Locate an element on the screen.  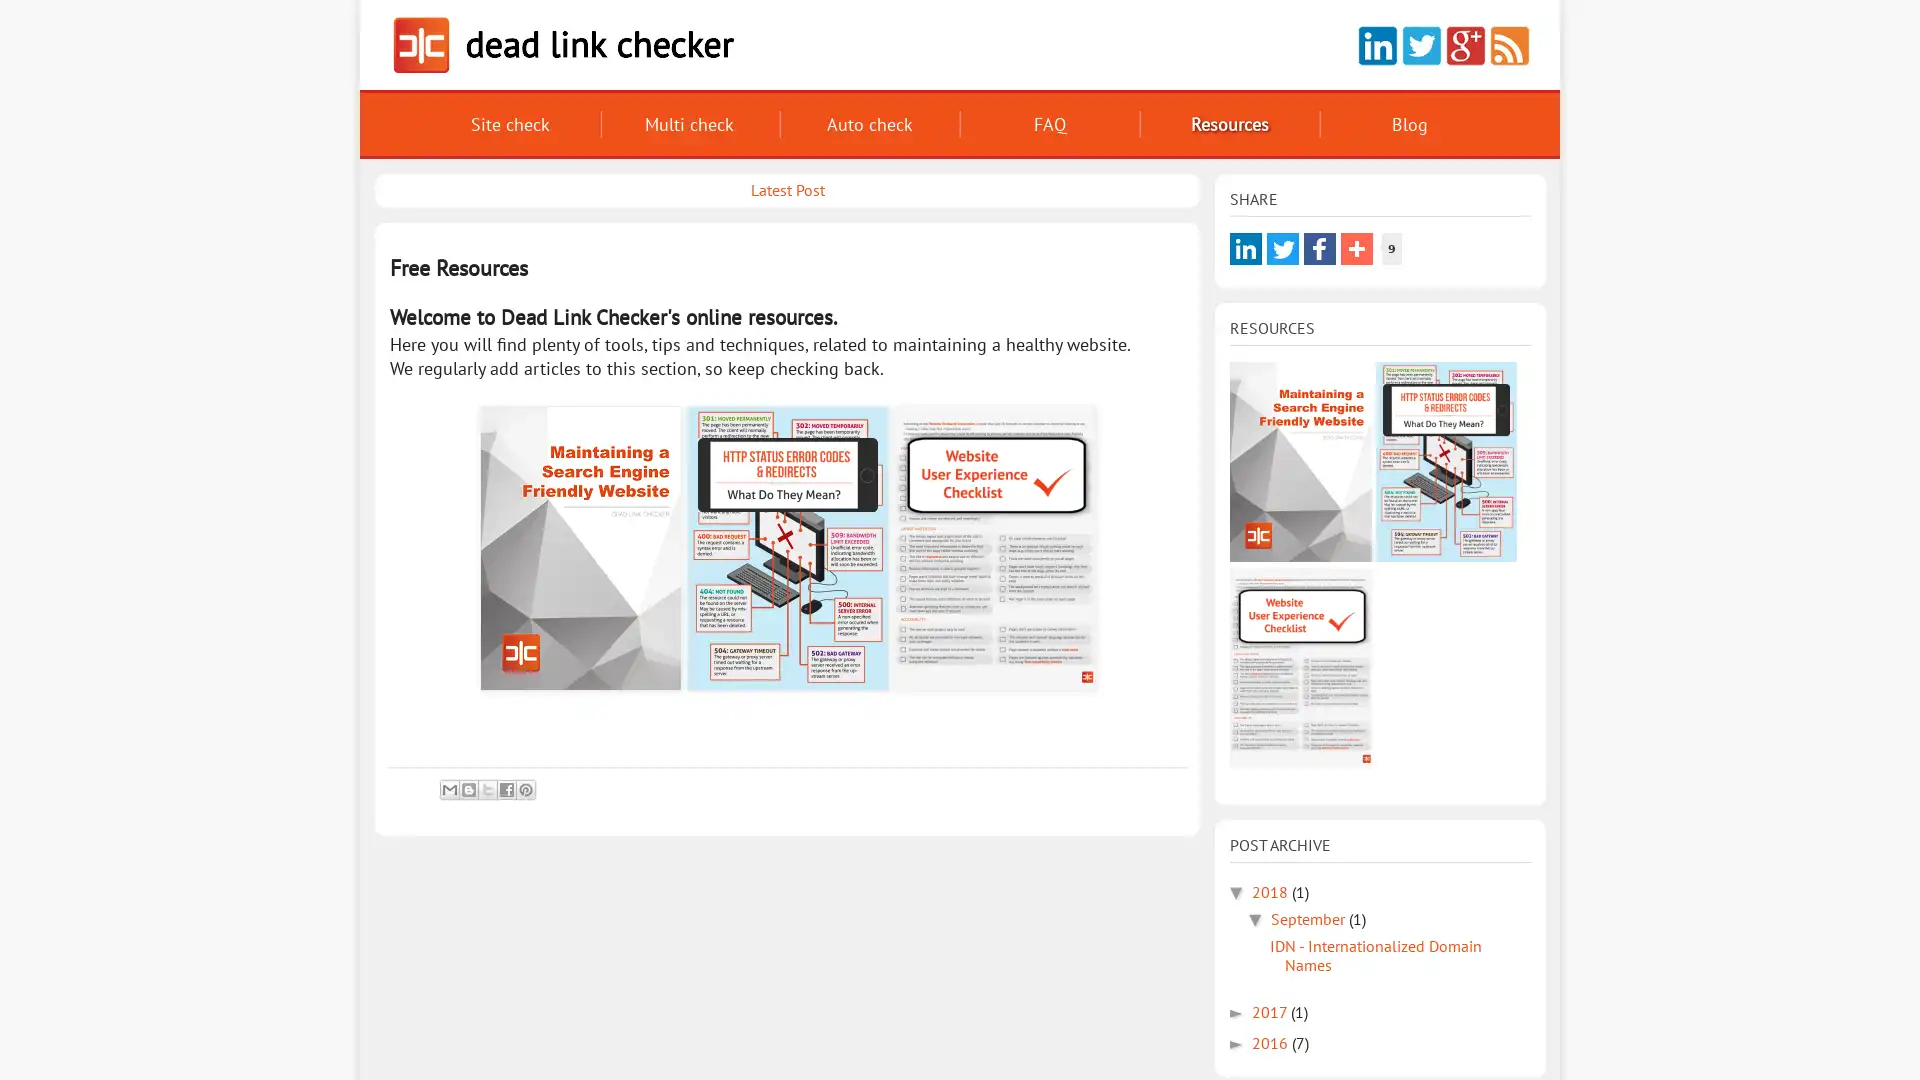
Share to LinkedIn is located at coordinates (1245, 248).